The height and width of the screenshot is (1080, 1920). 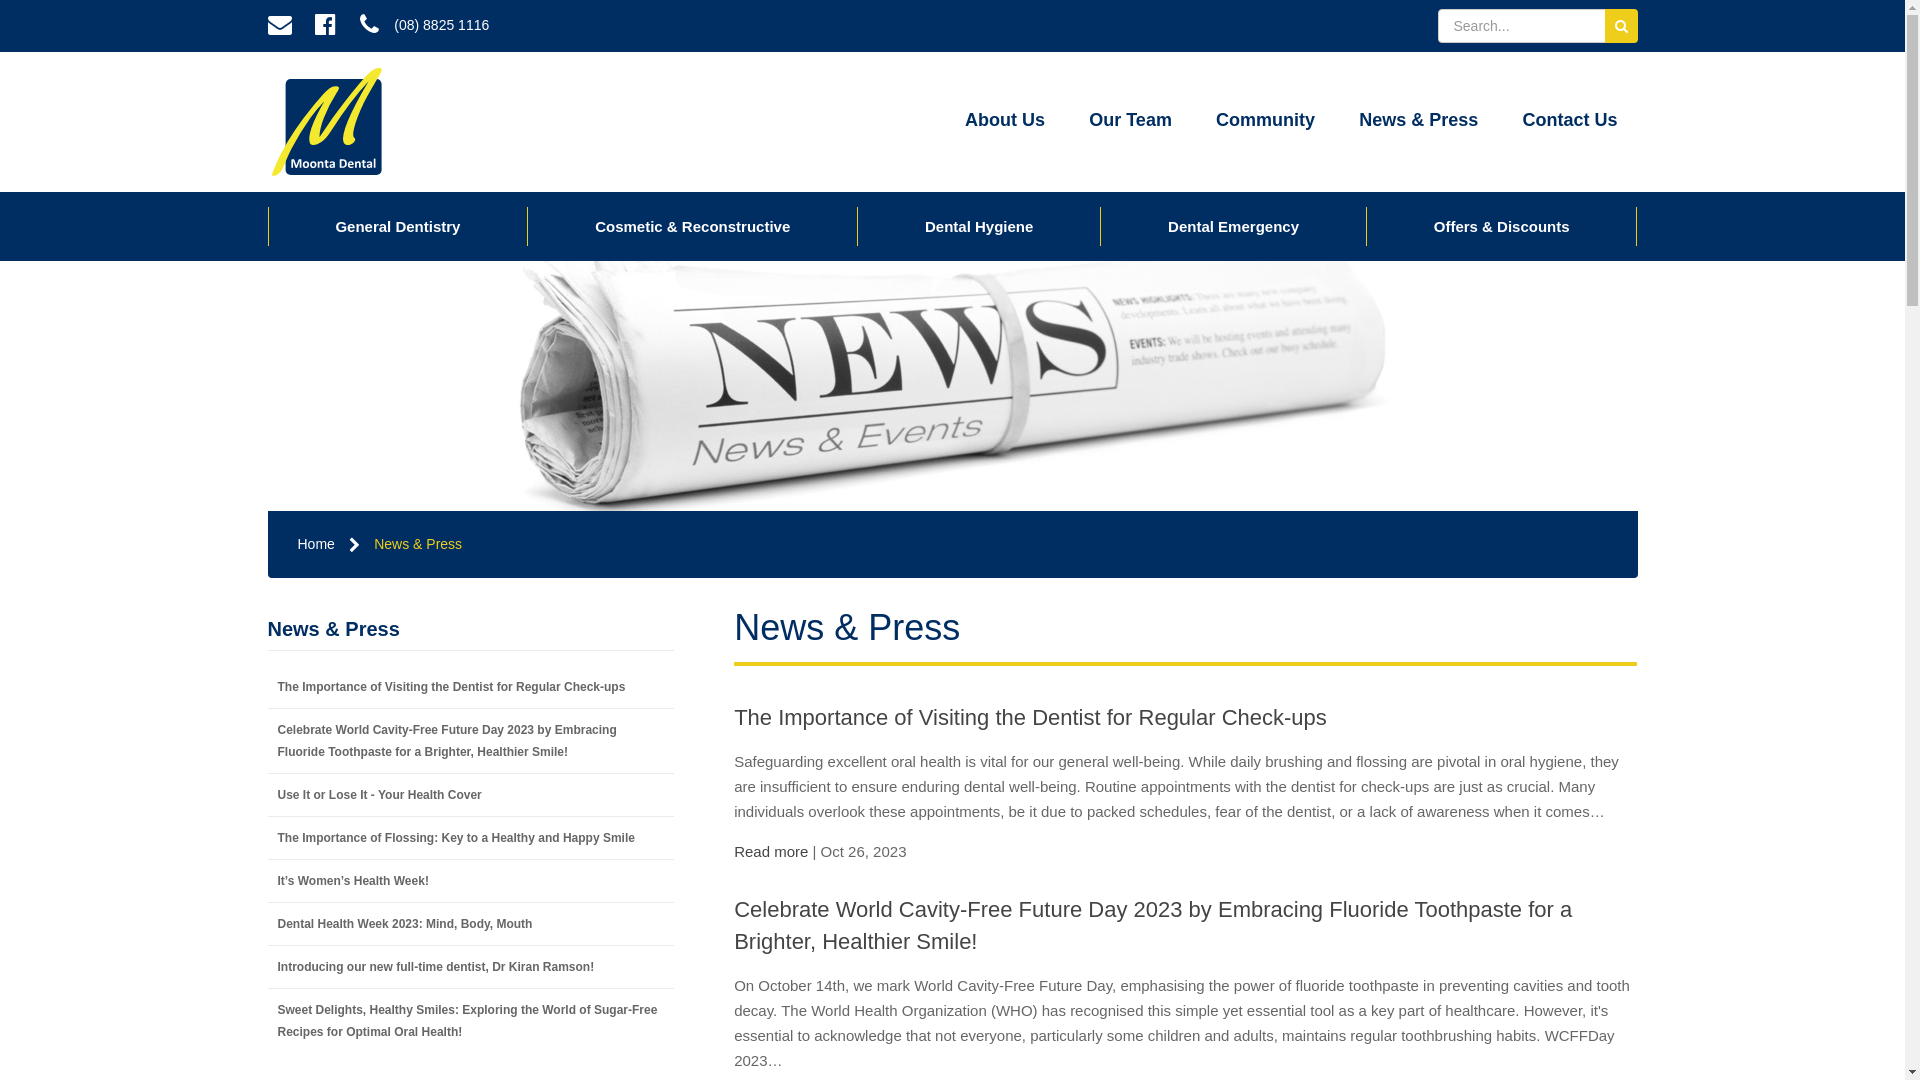 I want to click on 'General Dentistry', so click(x=397, y=225).